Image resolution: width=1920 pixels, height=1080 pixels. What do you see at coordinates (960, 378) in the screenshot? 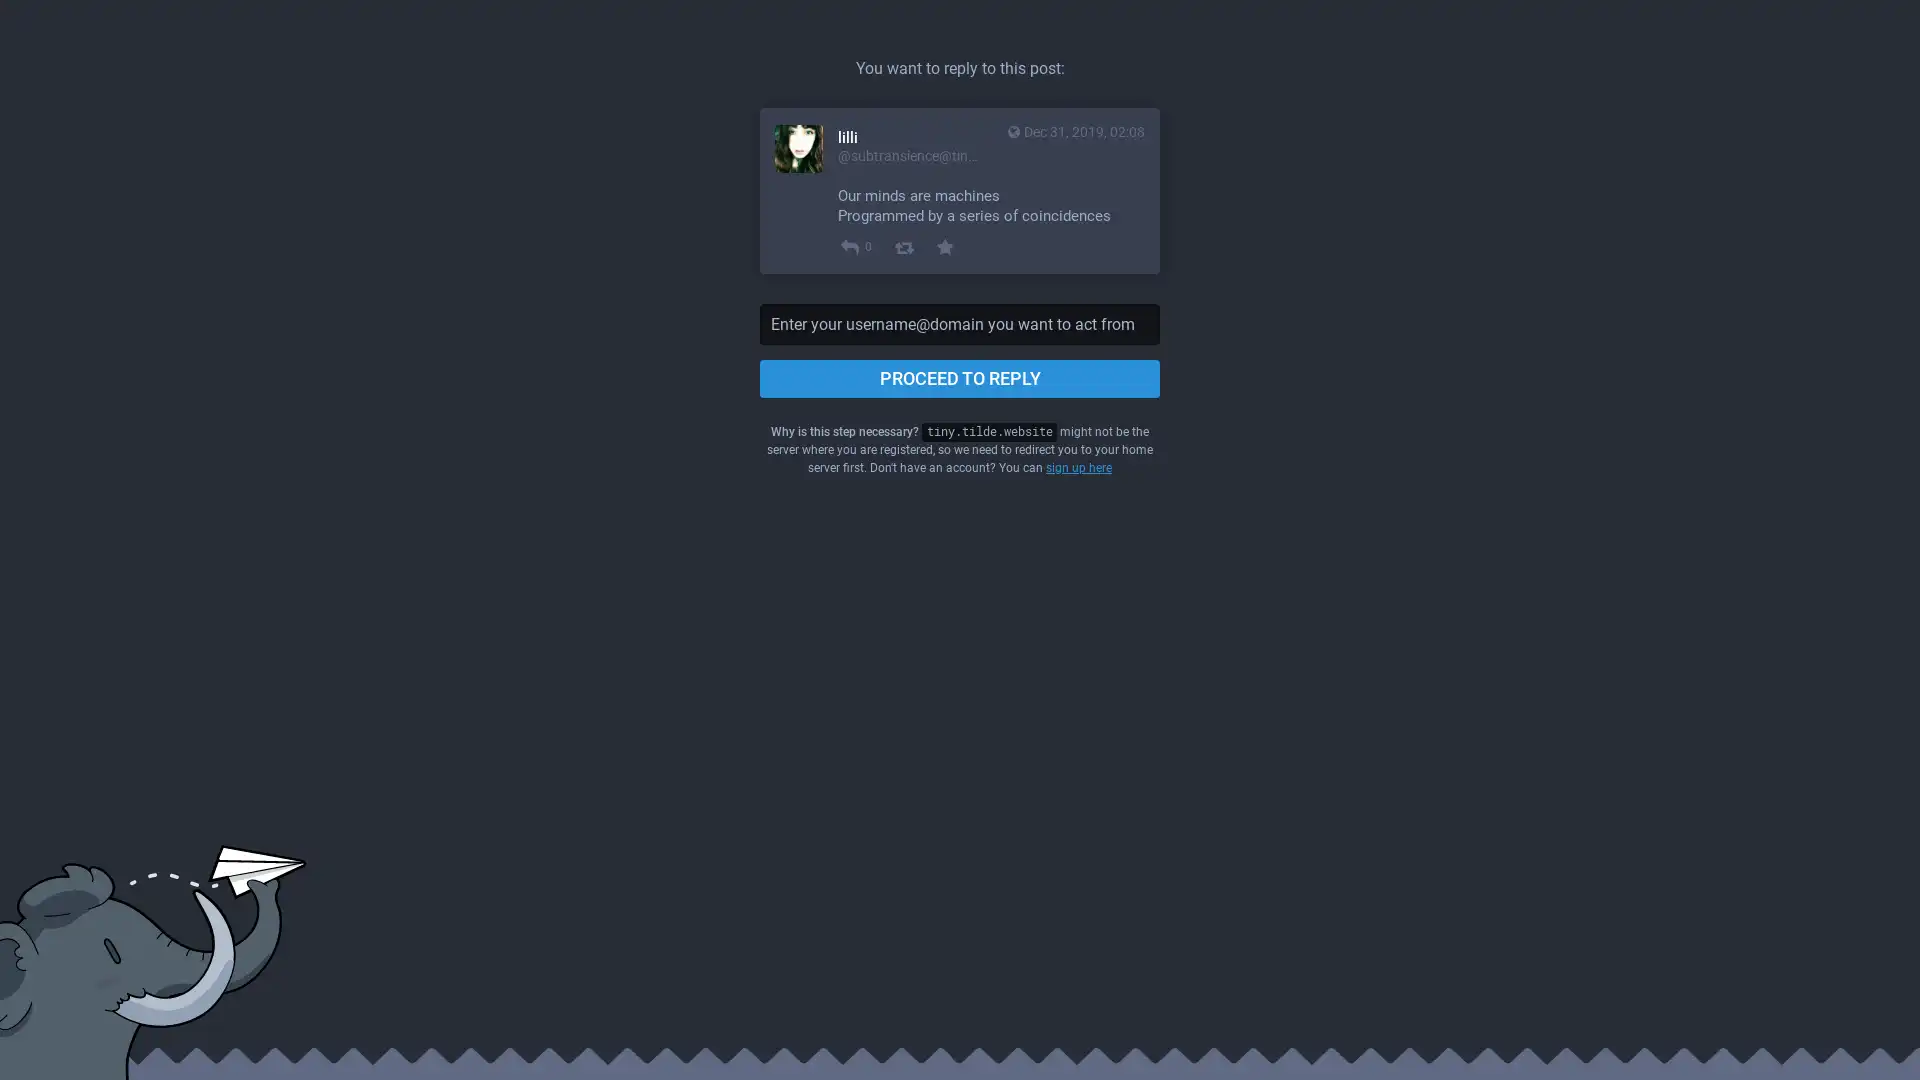
I see `PROCEED TO REPLY` at bounding box center [960, 378].